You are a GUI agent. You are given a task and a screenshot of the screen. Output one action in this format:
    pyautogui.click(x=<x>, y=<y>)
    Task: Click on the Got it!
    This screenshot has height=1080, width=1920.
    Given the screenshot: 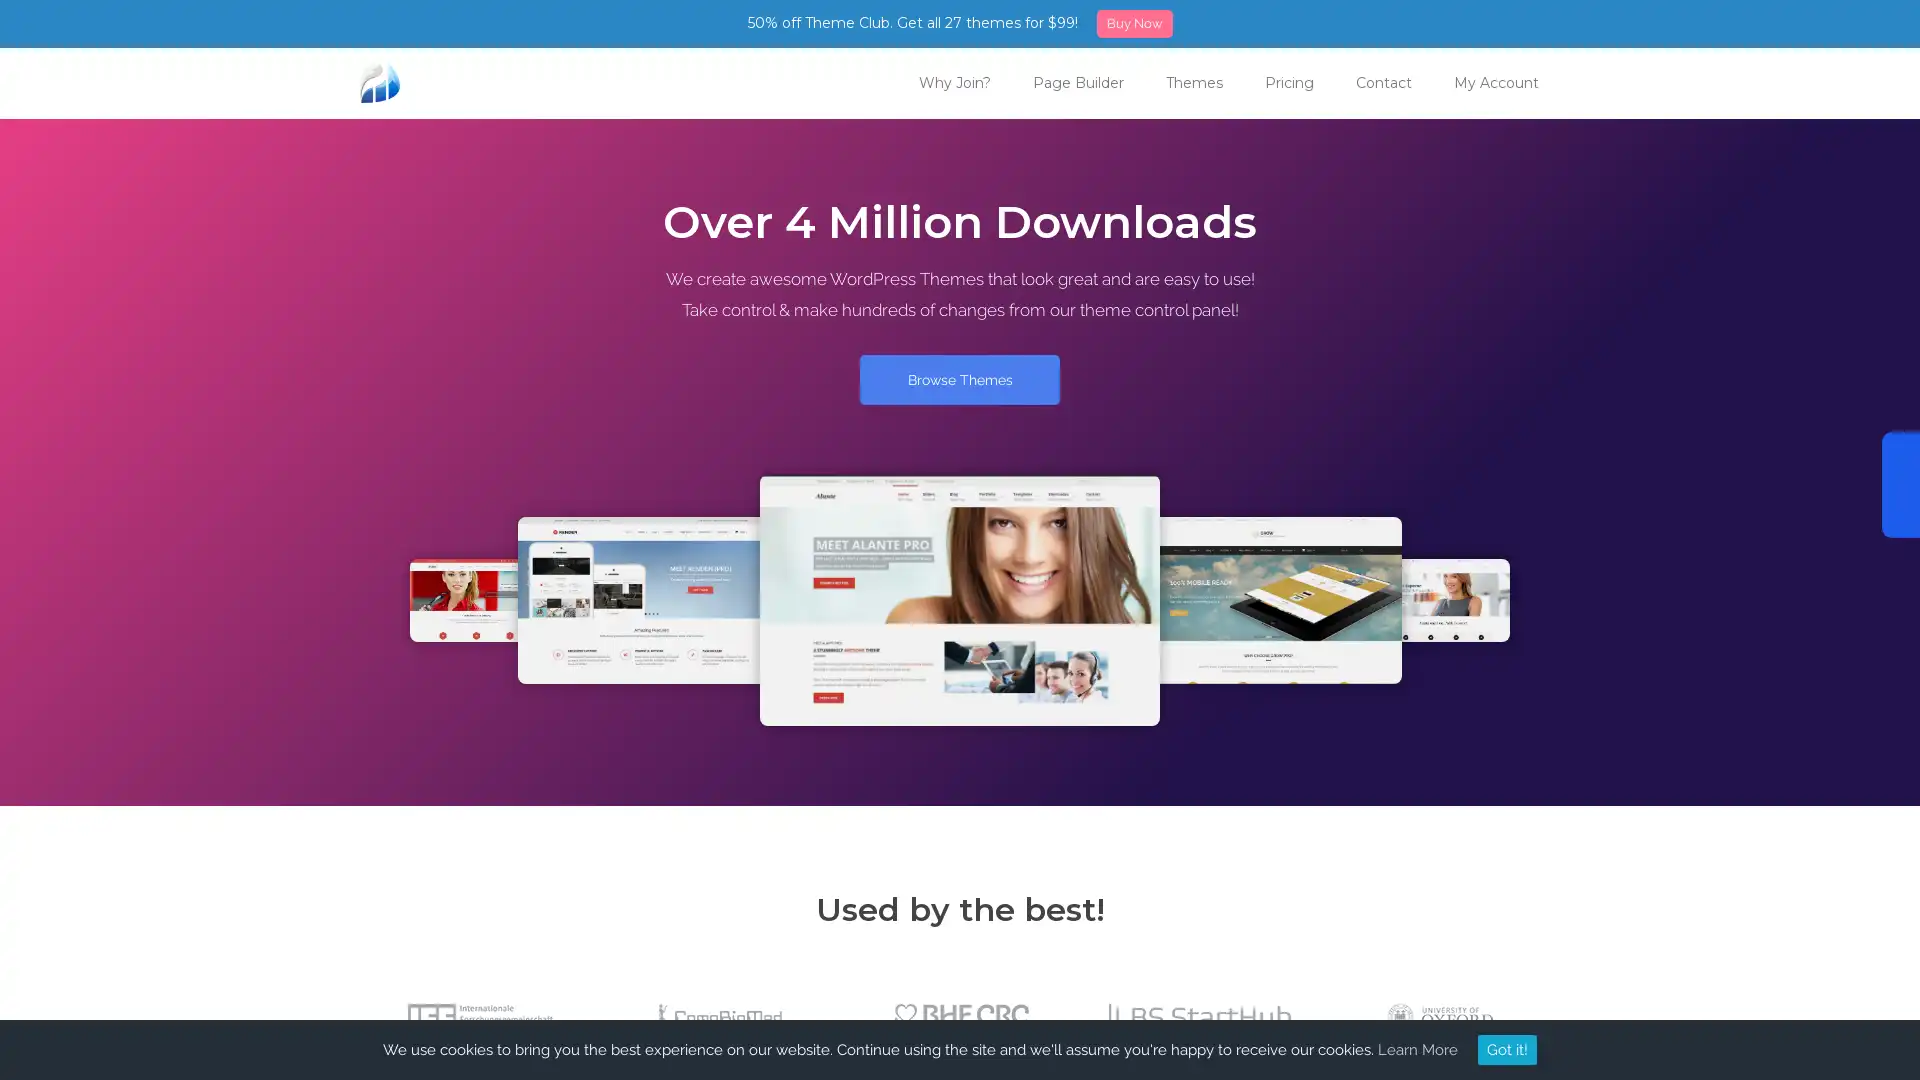 What is the action you would take?
    pyautogui.click(x=1507, y=1048)
    